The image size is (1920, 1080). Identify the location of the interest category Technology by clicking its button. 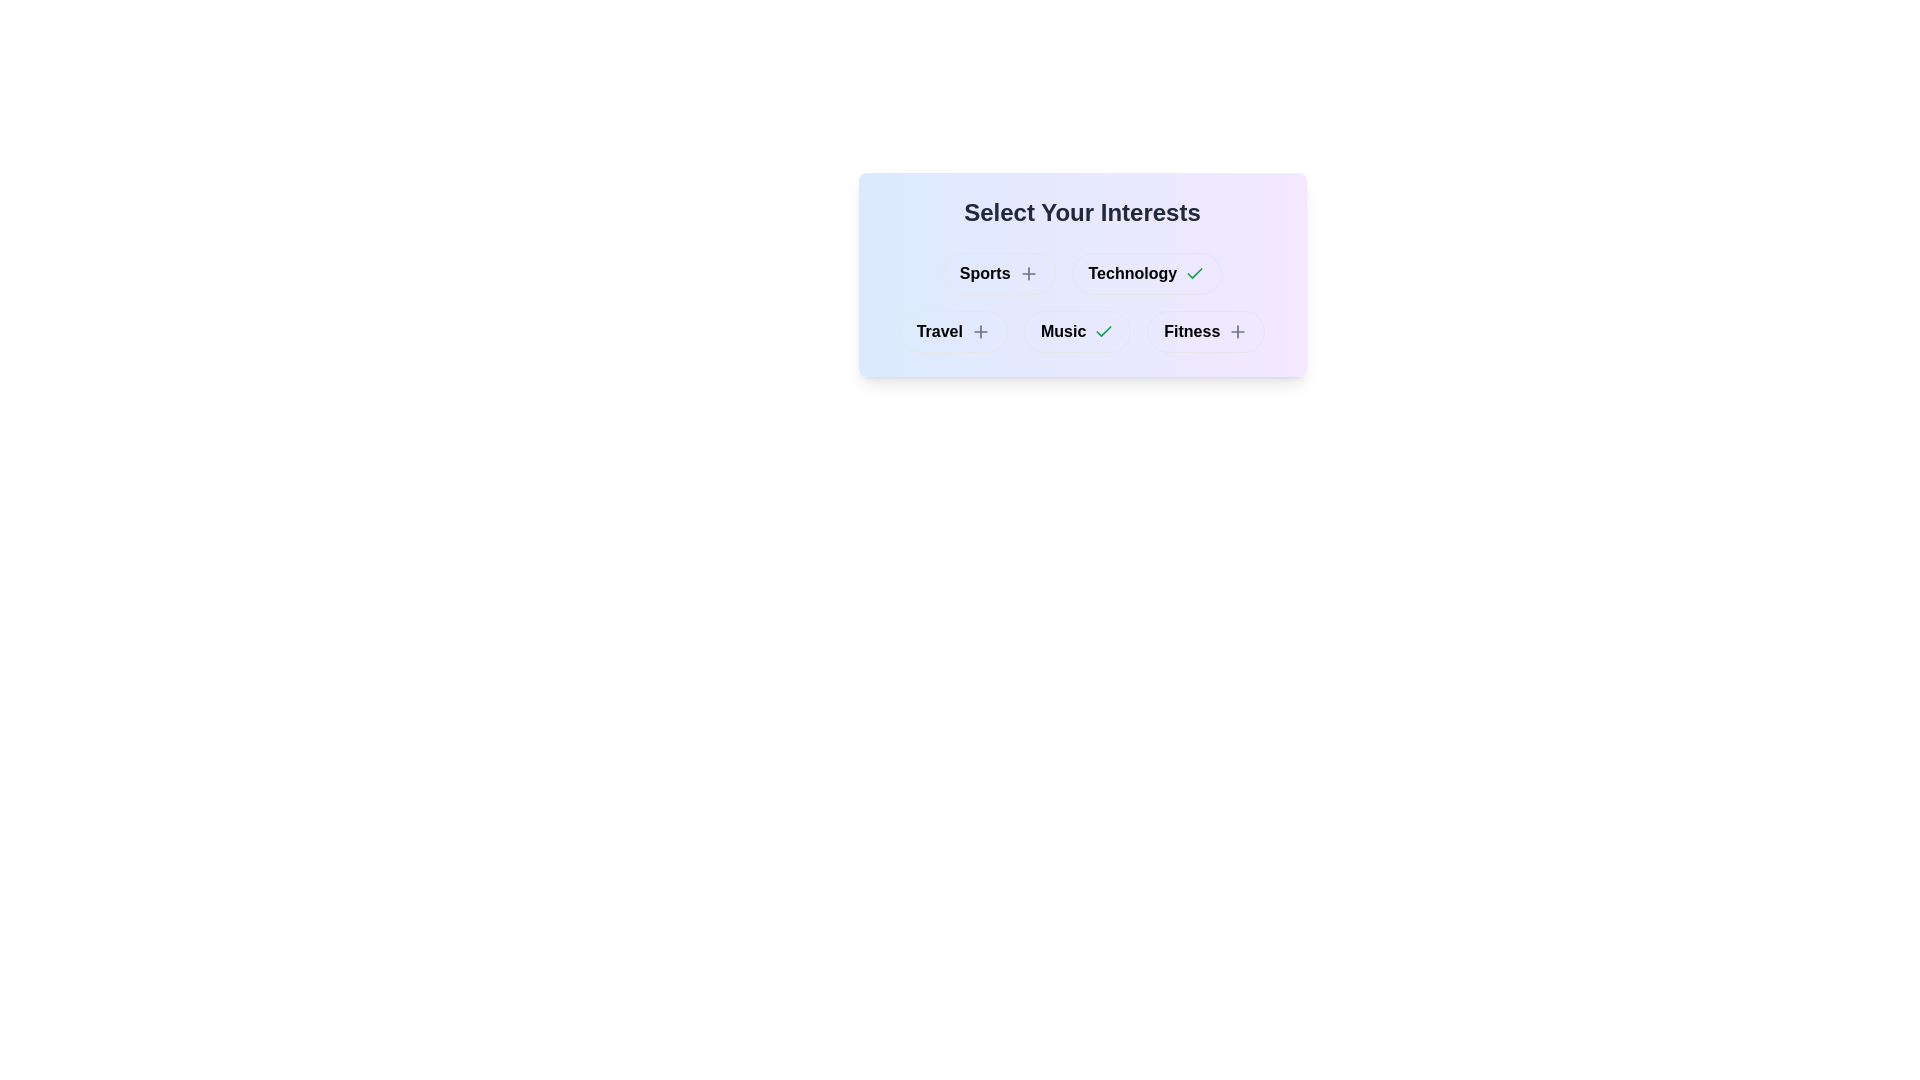
(1147, 273).